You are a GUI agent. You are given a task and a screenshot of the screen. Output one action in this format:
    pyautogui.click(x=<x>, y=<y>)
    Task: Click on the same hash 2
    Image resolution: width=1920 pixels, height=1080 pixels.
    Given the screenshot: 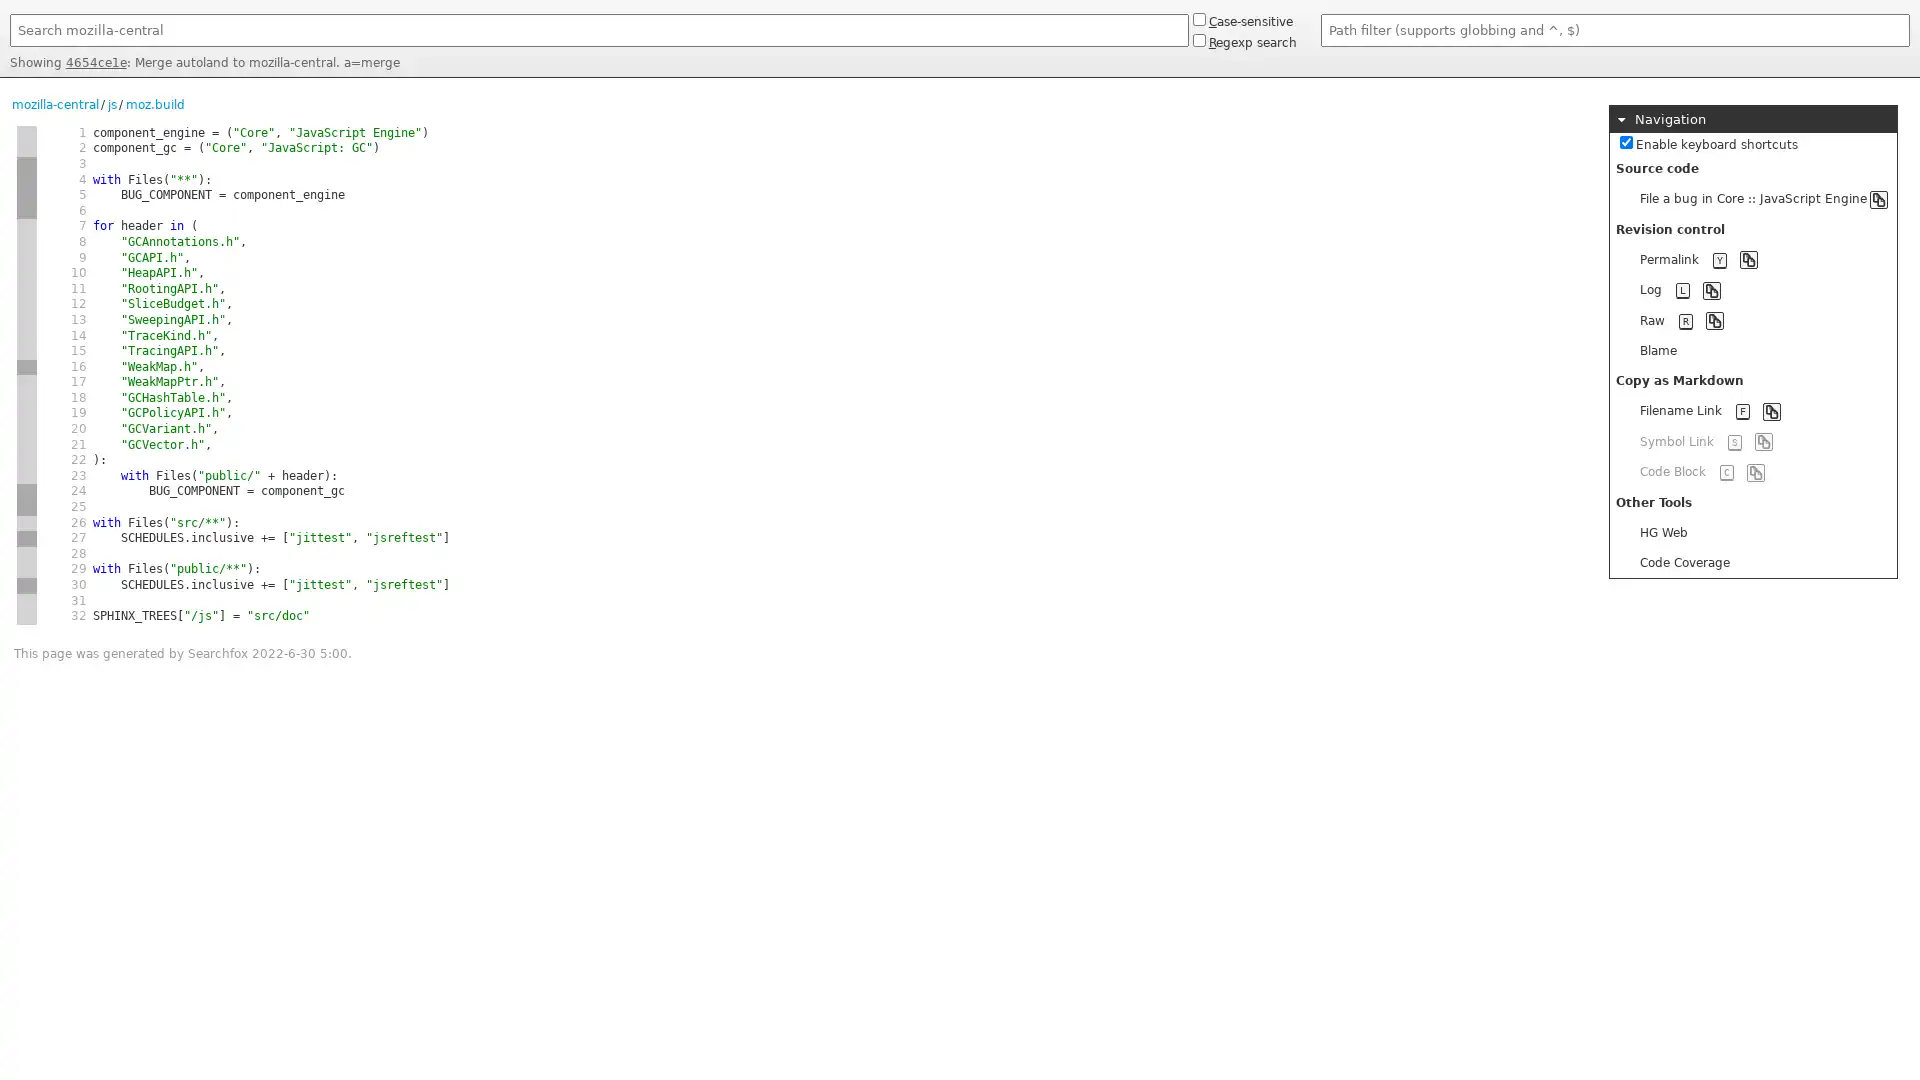 What is the action you would take?
    pyautogui.click(x=27, y=506)
    